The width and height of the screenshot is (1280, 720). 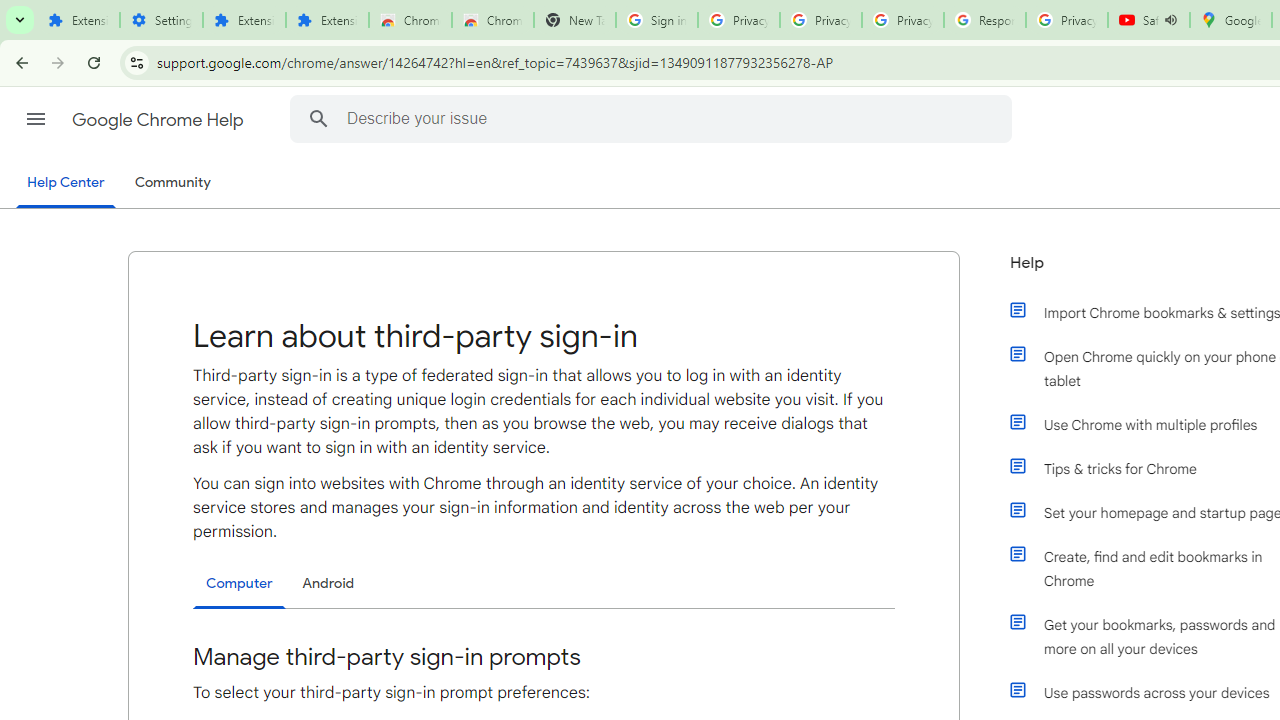 I want to click on 'Extensions', so click(x=327, y=20).